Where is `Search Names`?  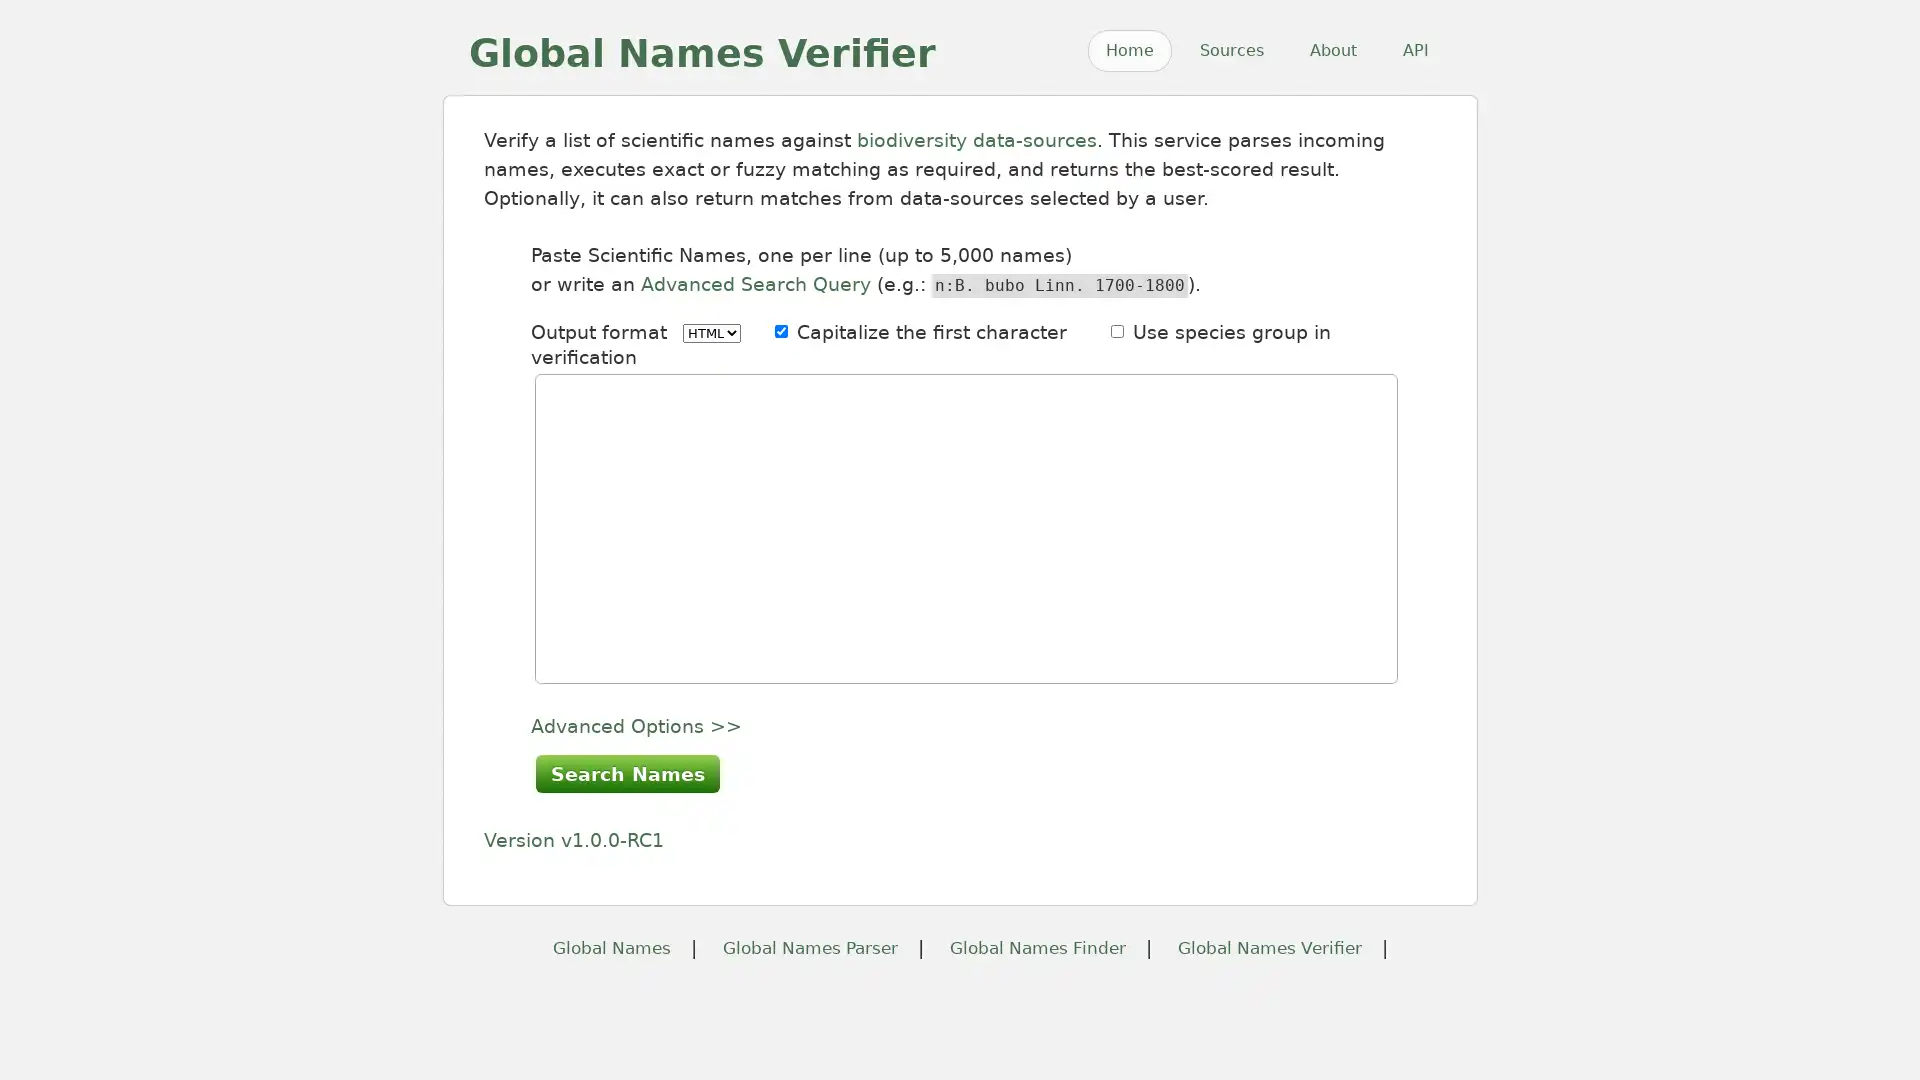 Search Names is located at coordinates (627, 773).